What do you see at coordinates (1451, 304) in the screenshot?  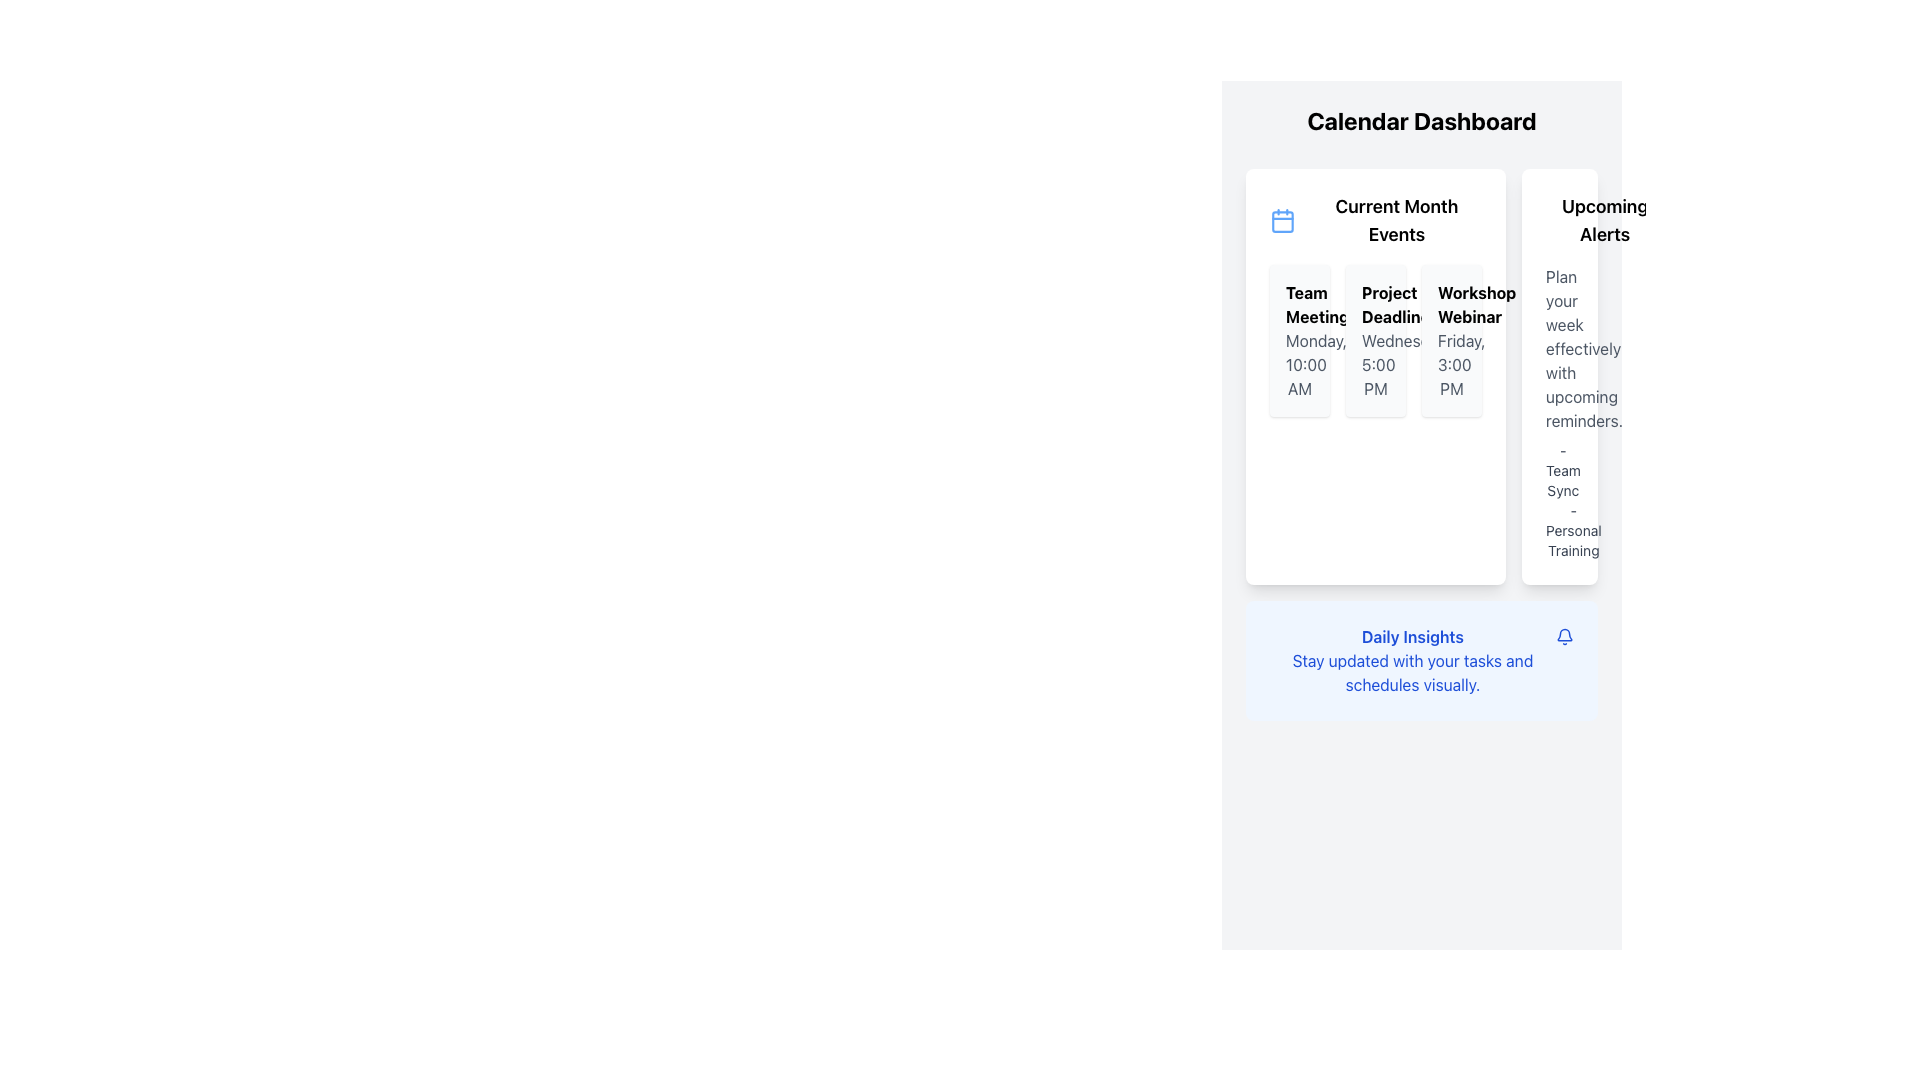 I see `the static text element that serves as a title for the event 'Workshop Webinar', located within the 'Current Month Events' section, positioned above 'Friday, 3:00 PM' and to the right of 'Project Deadline' card` at bounding box center [1451, 304].